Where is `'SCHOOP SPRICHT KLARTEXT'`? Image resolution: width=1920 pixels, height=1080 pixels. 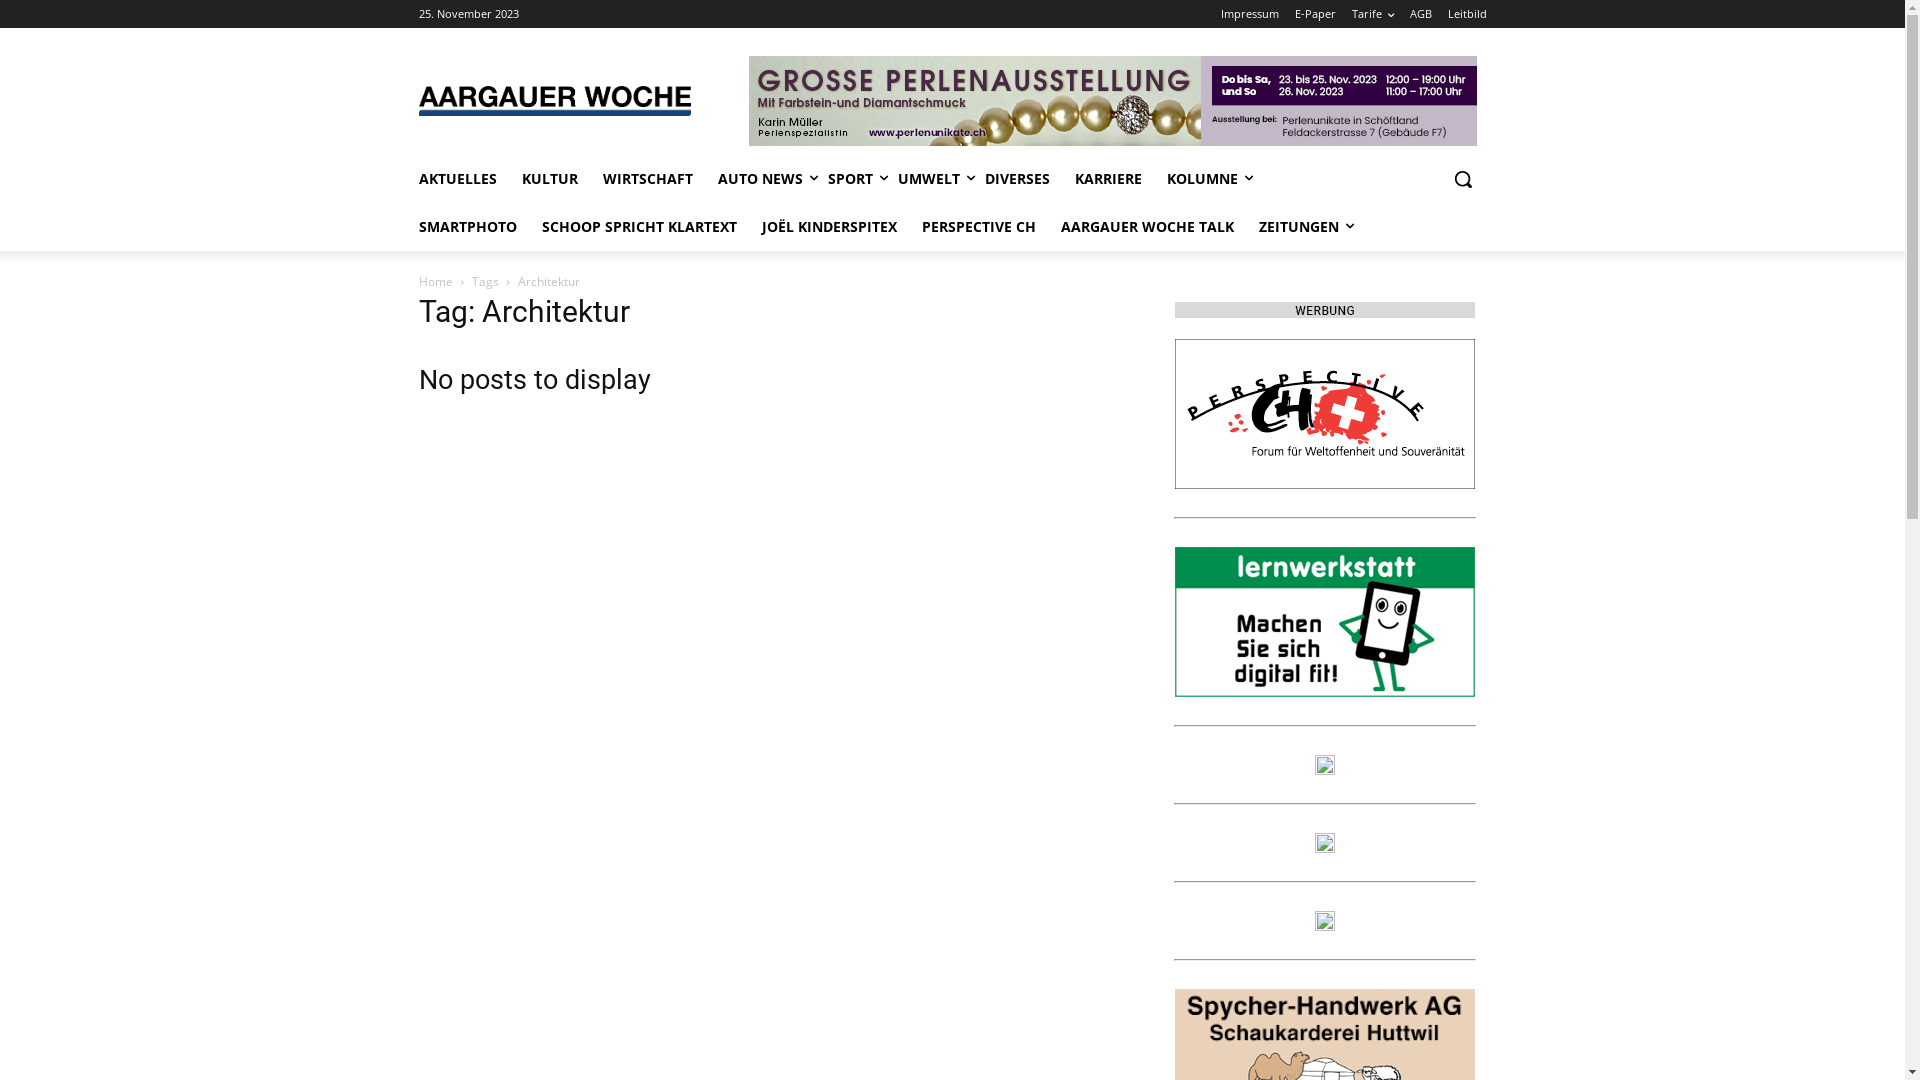 'SCHOOP SPRICHT KLARTEXT' is located at coordinates (638, 226).